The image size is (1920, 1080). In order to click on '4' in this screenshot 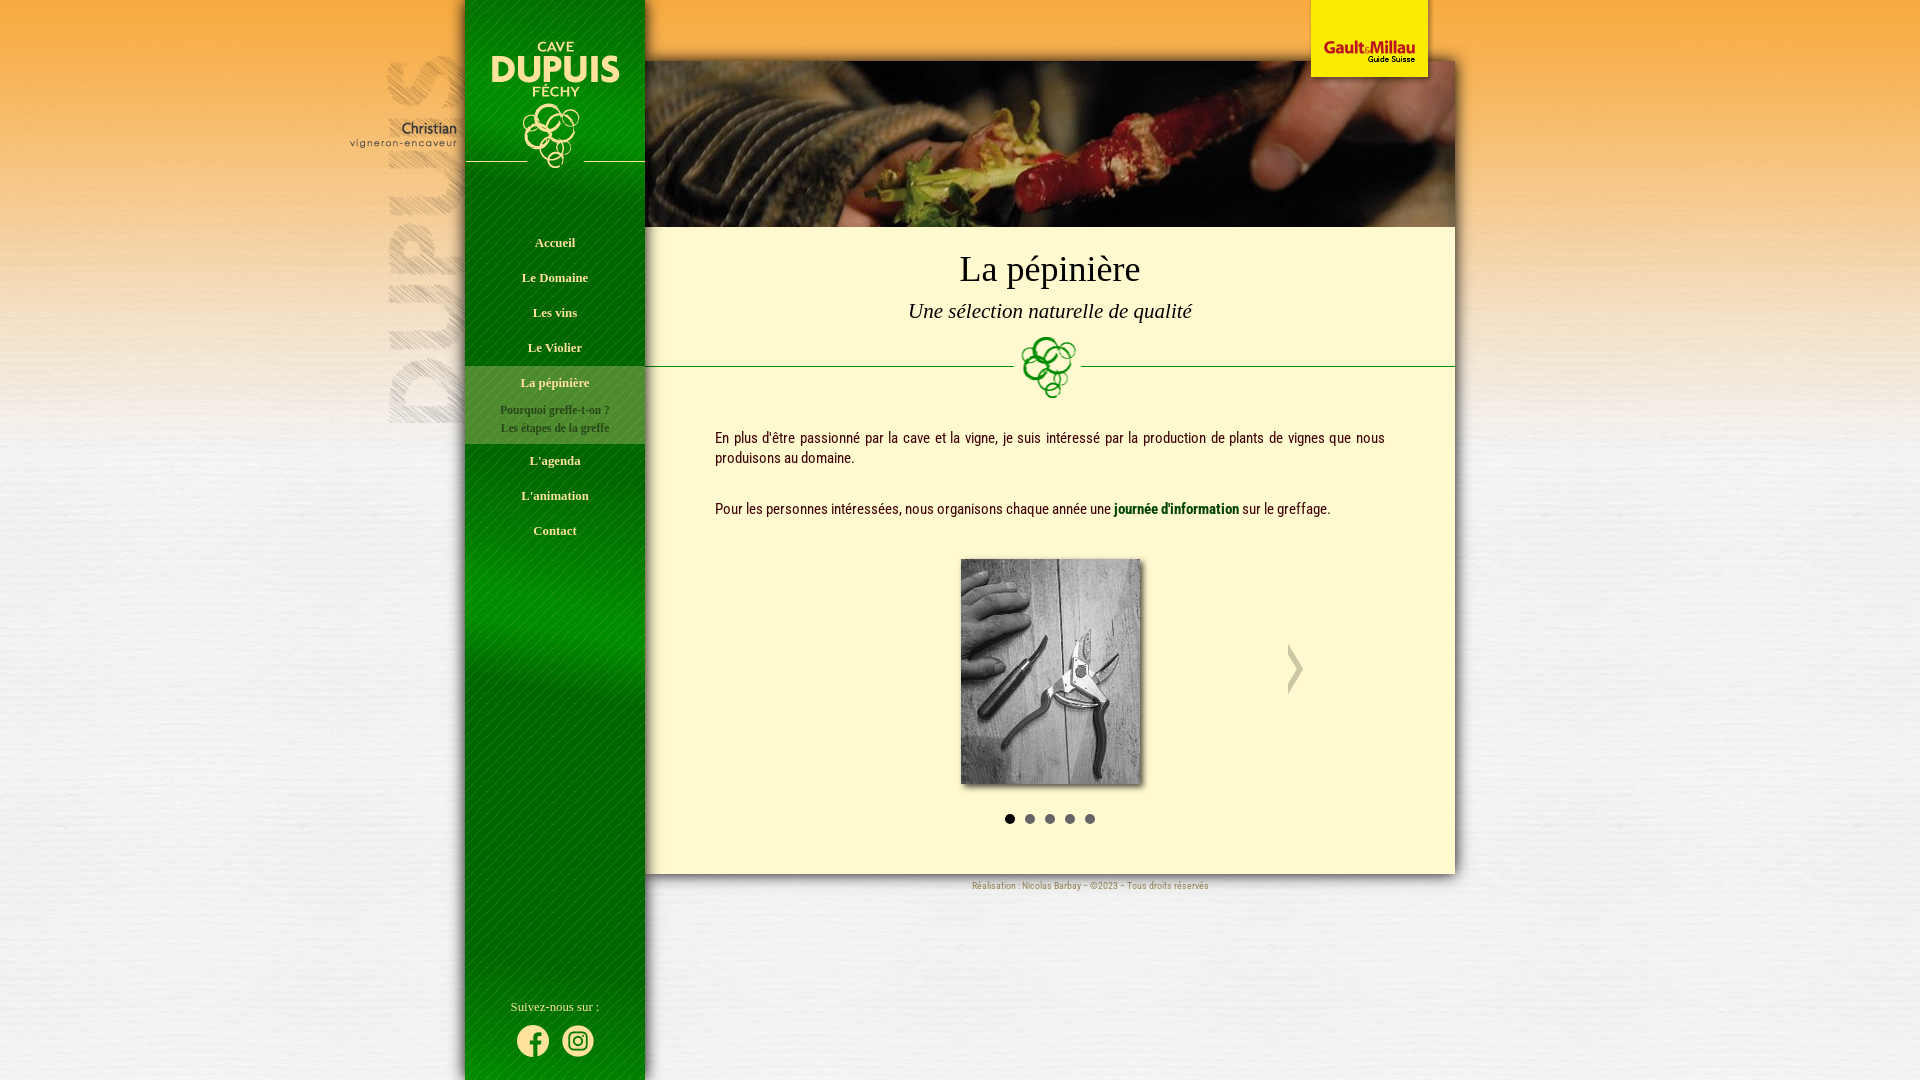, I will do `click(1069, 818)`.